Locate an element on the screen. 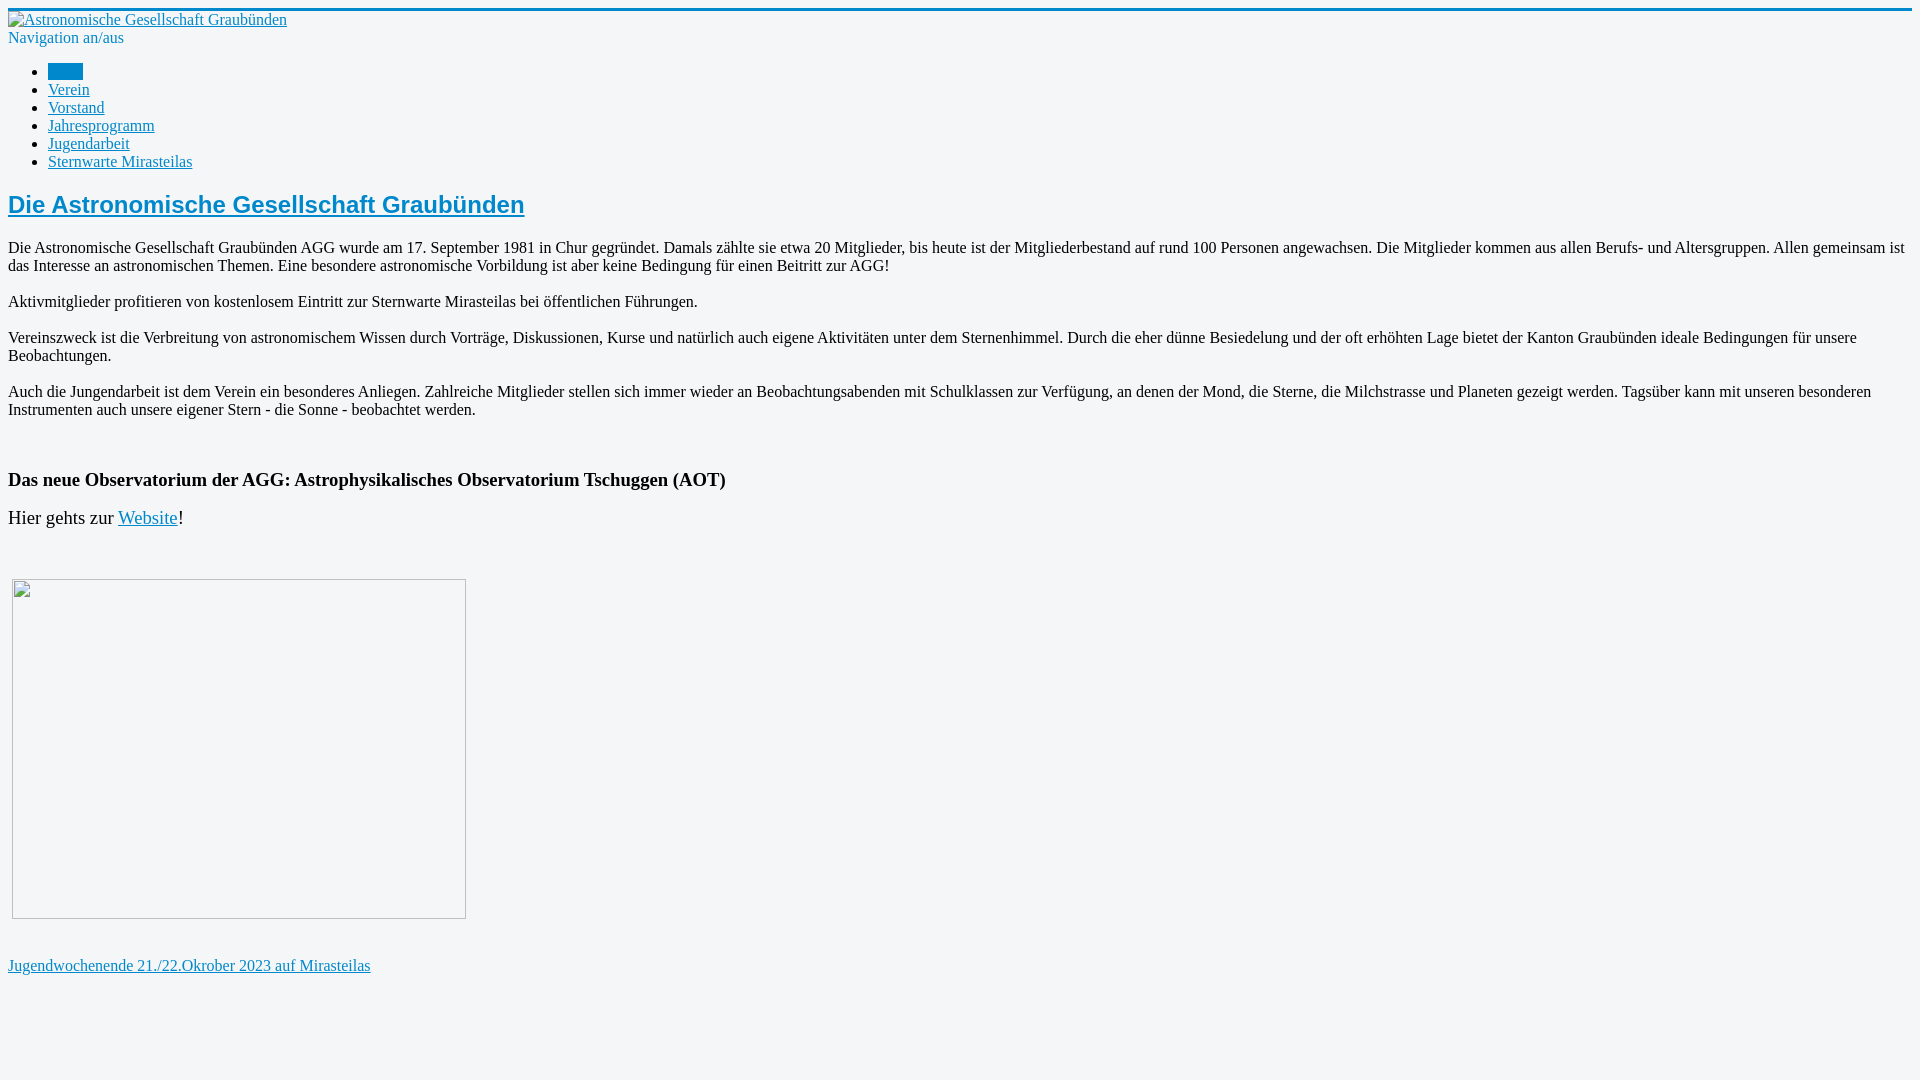  'AGG' is located at coordinates (65, 70).